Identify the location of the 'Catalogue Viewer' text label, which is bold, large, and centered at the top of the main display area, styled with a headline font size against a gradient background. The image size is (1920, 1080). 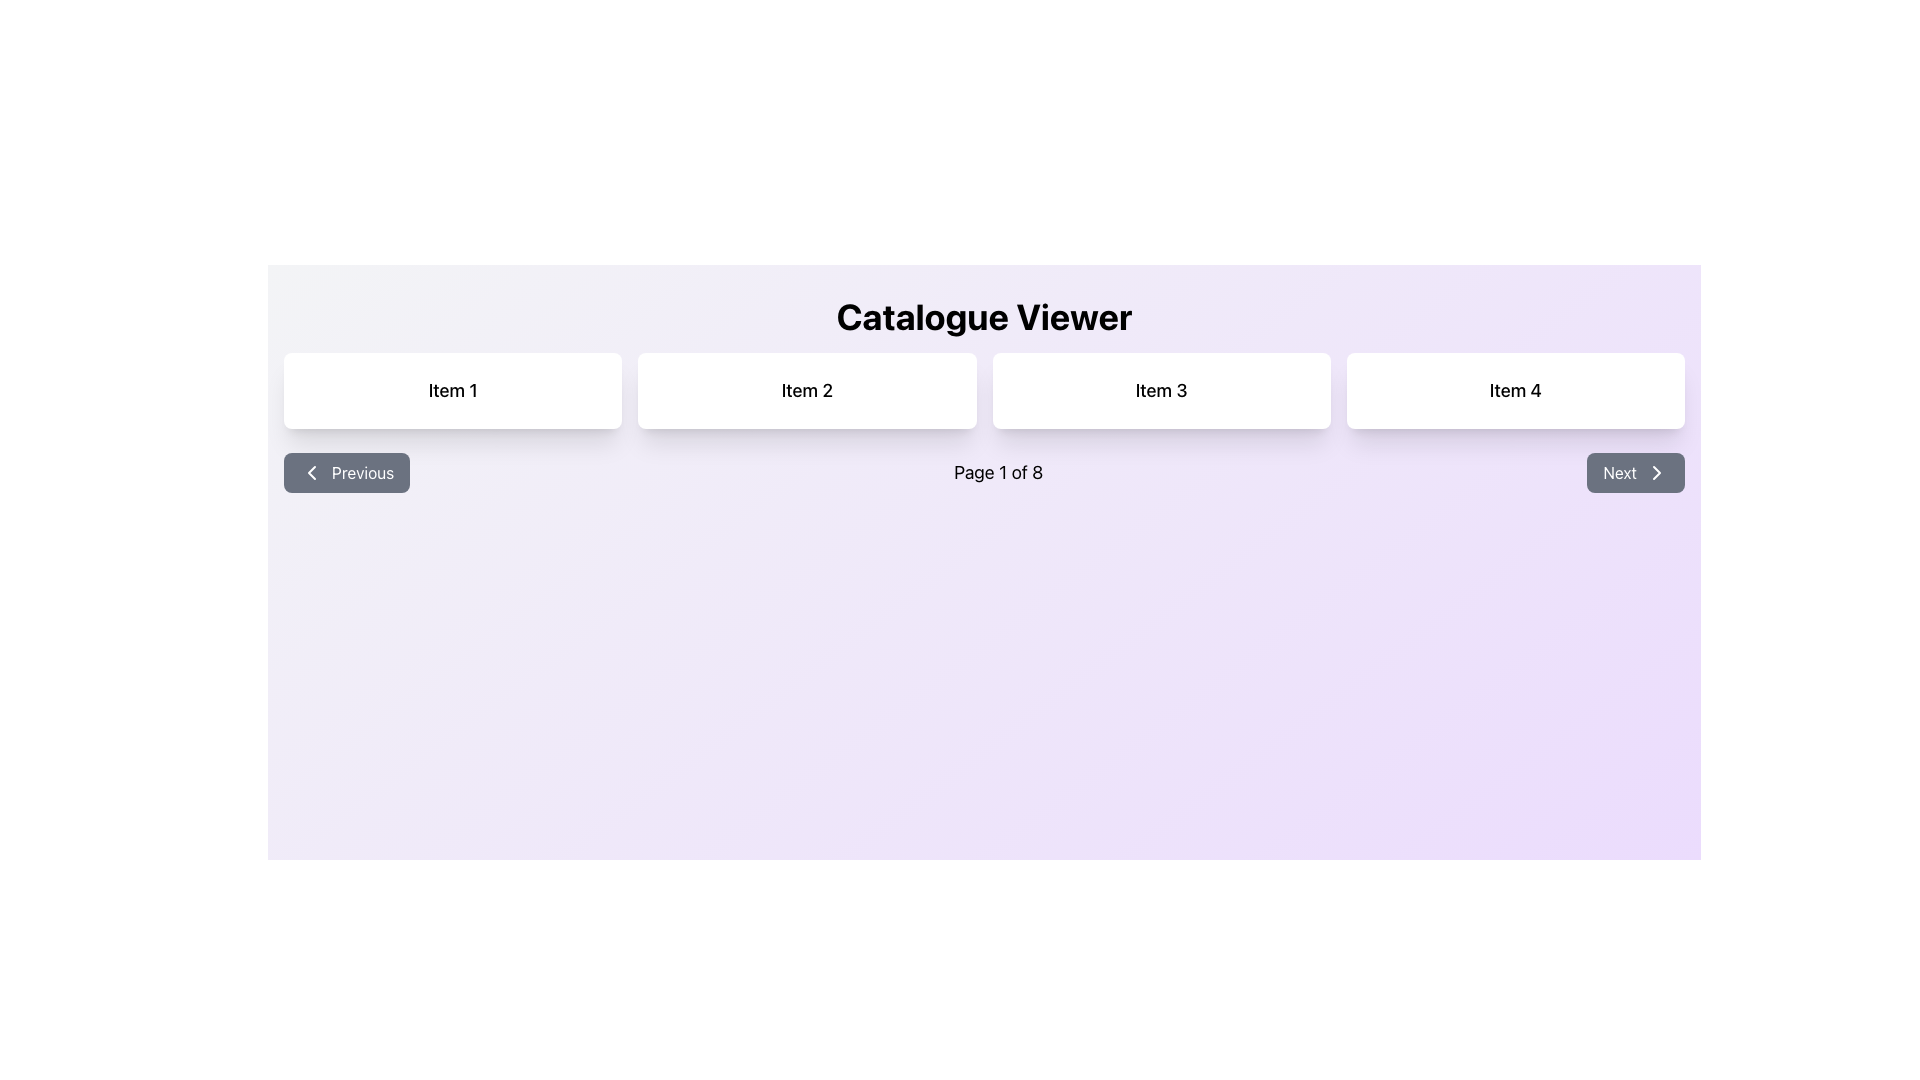
(984, 315).